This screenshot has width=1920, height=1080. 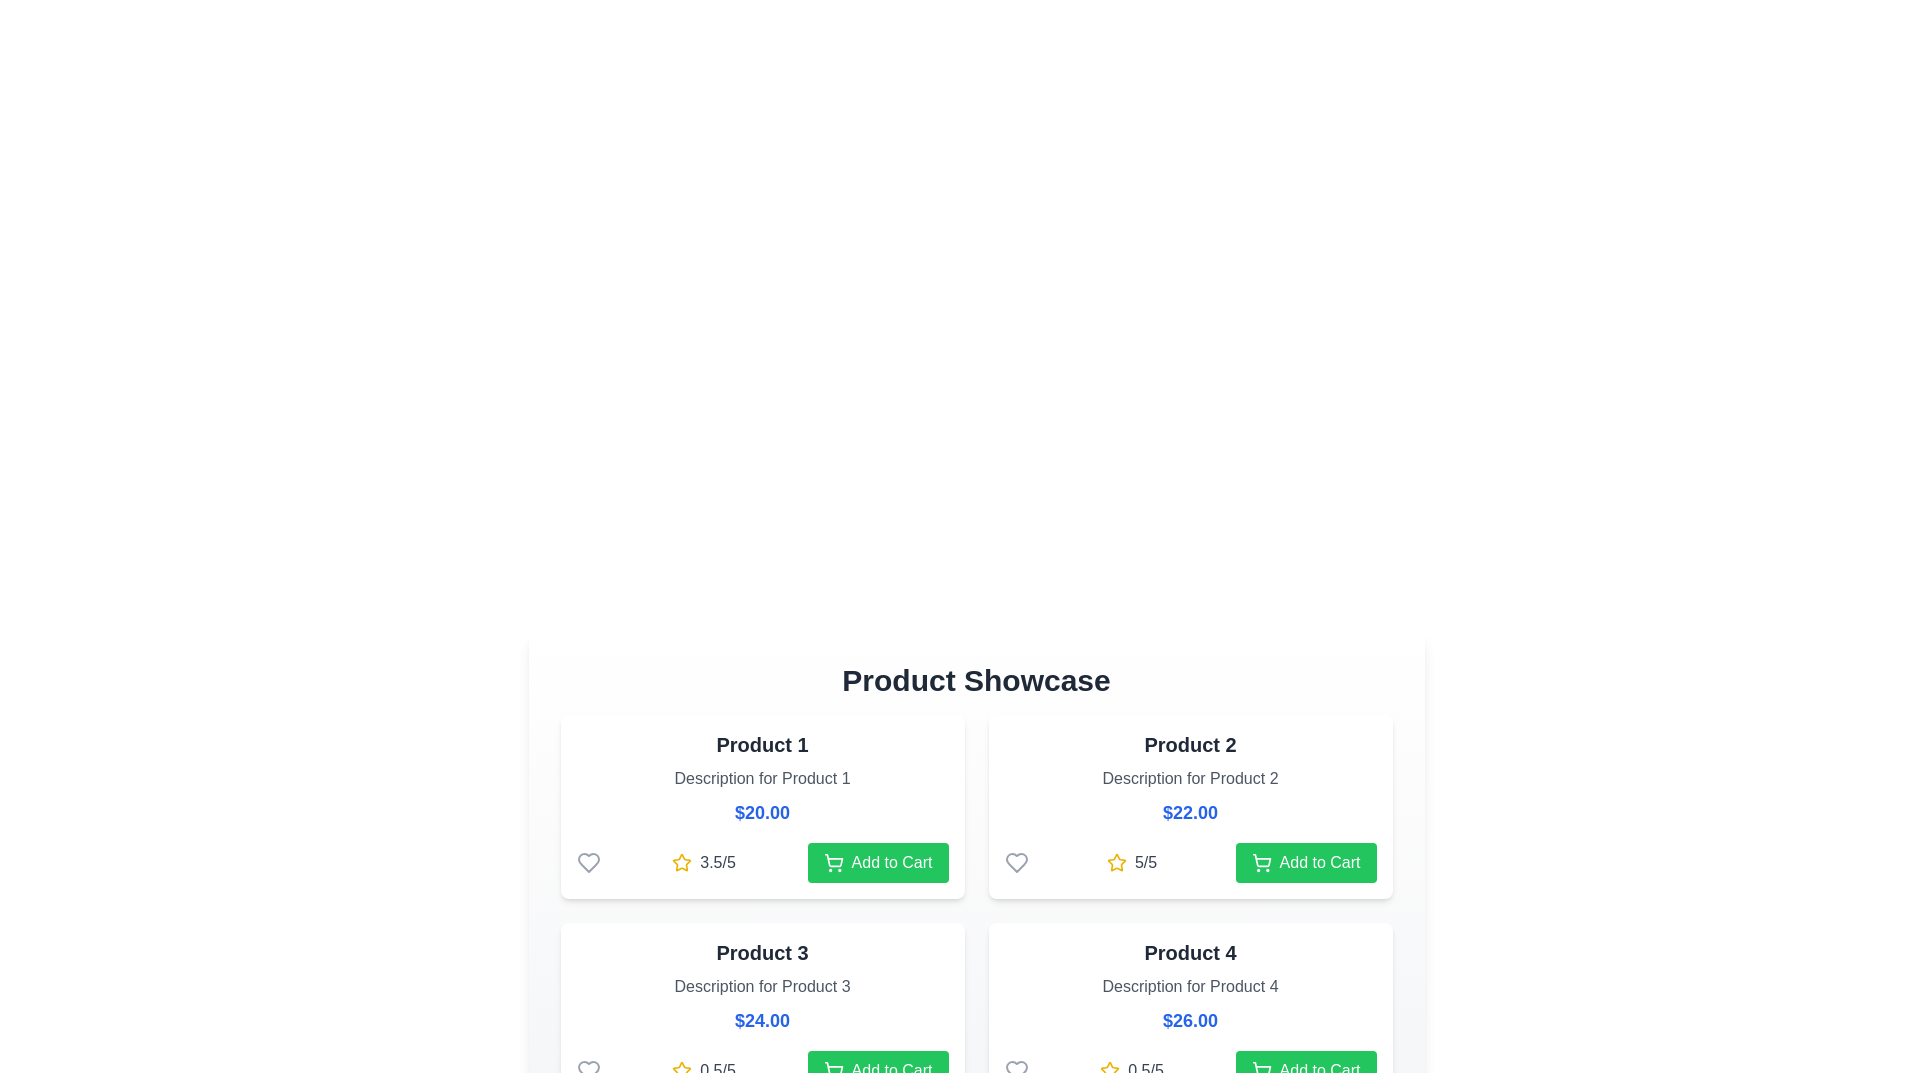 I want to click on the price text element located within the card for 'Product 1', which is positioned between the product description and the rating and cart button section, so click(x=761, y=813).